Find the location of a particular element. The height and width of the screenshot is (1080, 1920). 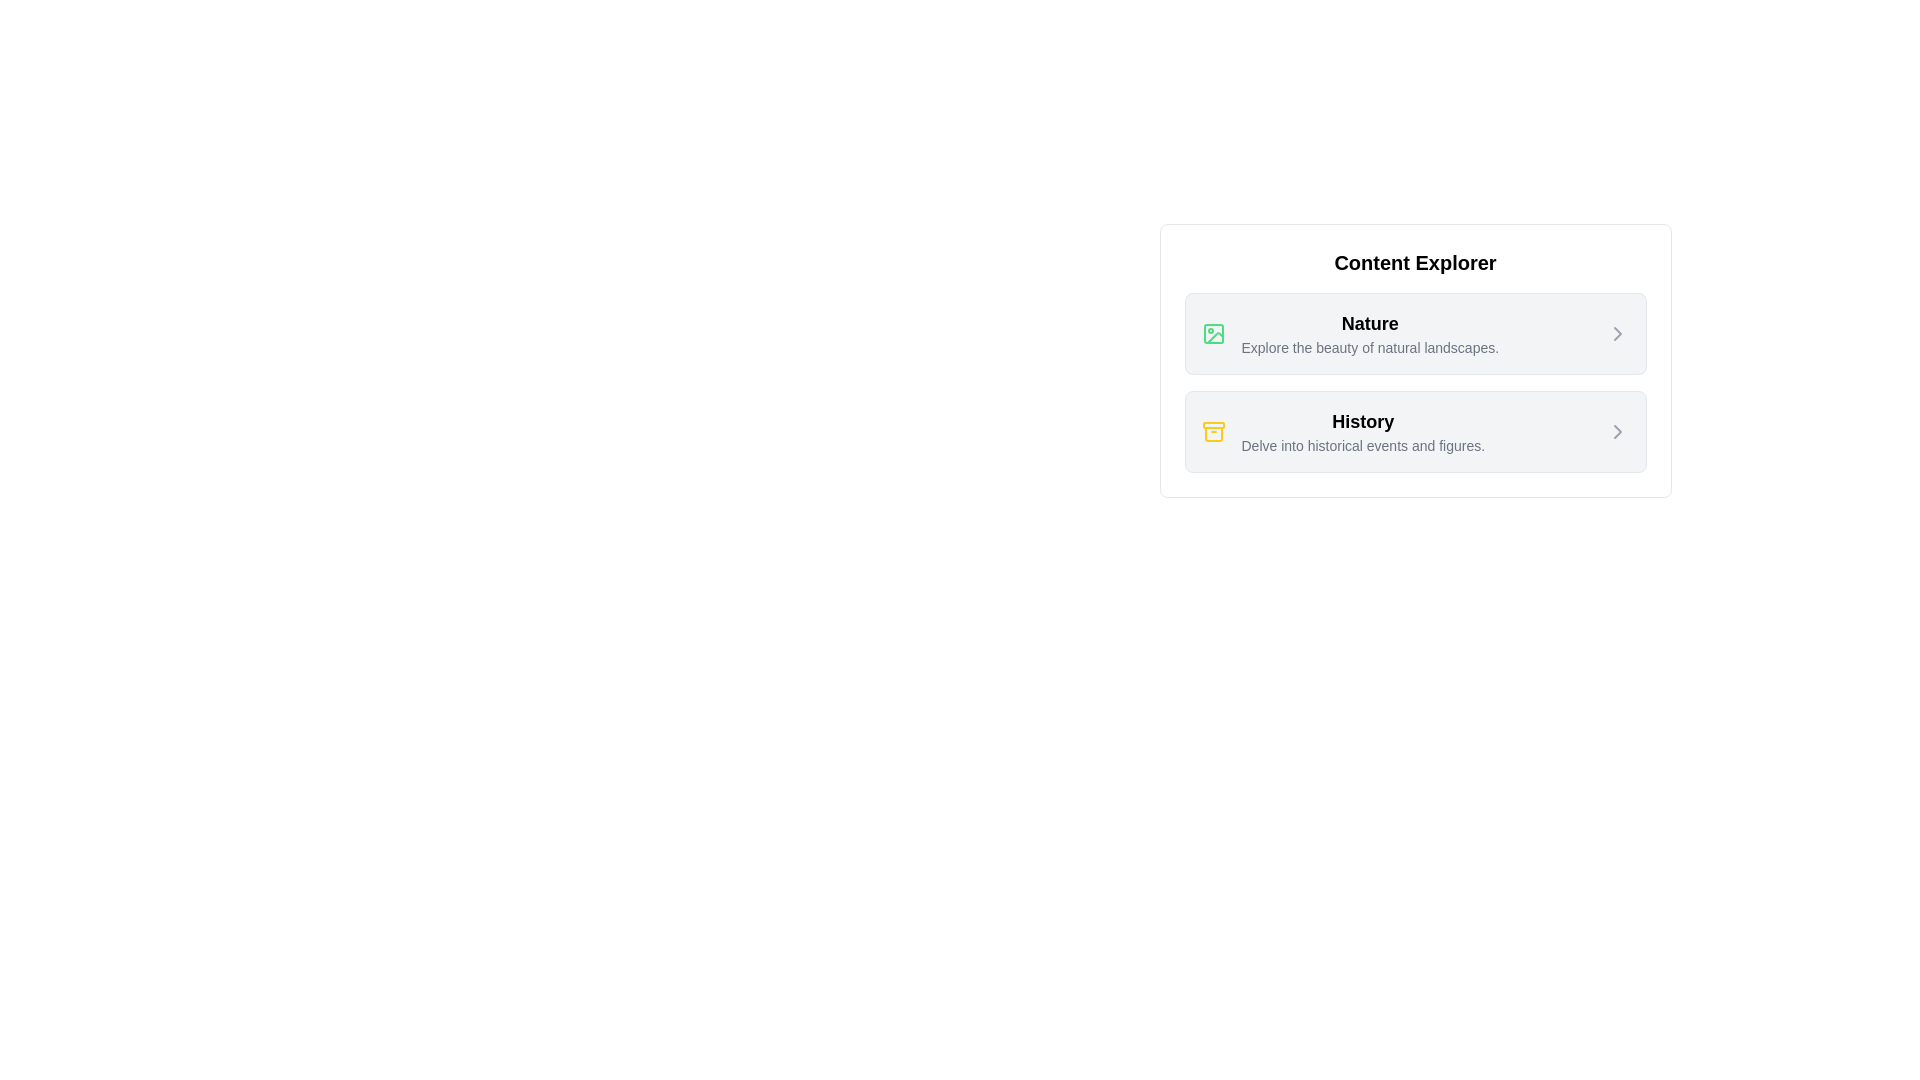

the 'Nature' Card located at the top of the vertical list in the 'Content Explorer' section is located at coordinates (1414, 333).